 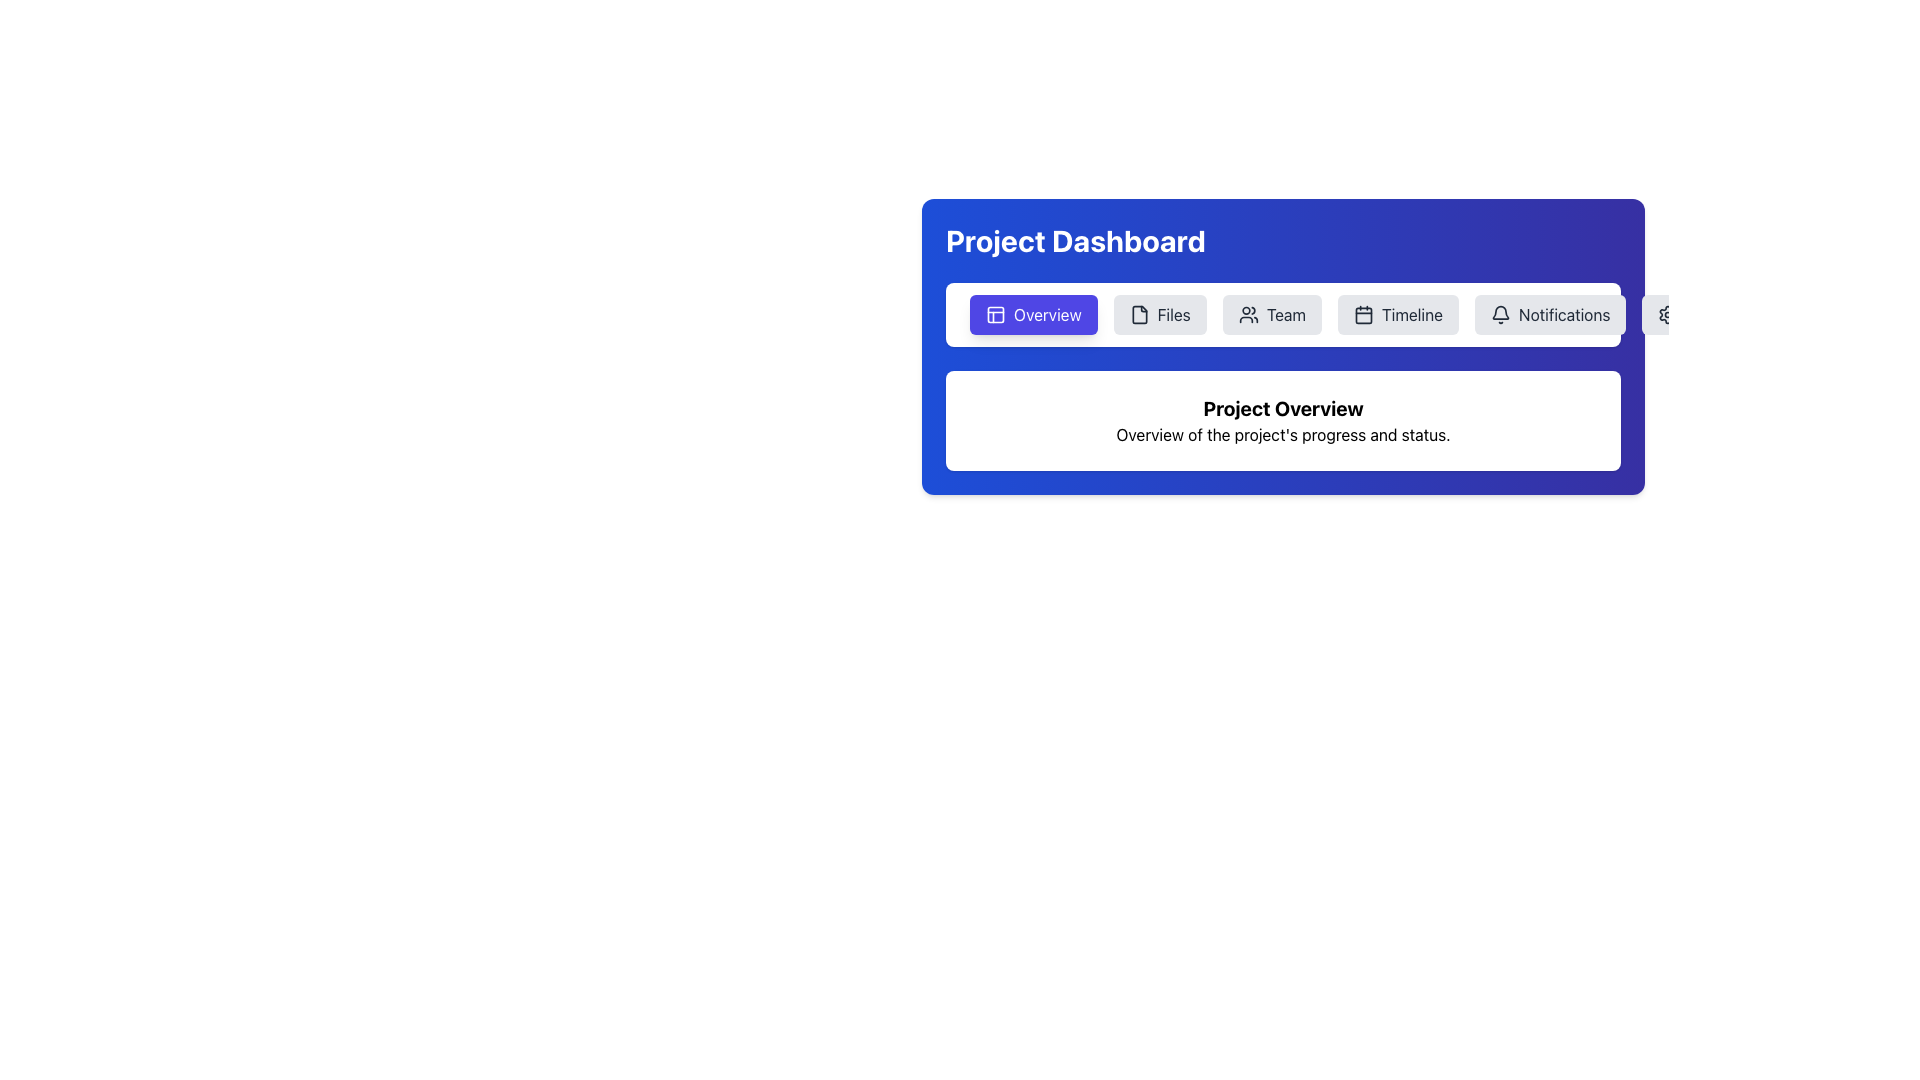 I want to click on the icon within the 'Overview' button, which serves as a visual aid for the button's purpose, located at the center-left of the button, so click(x=996, y=315).